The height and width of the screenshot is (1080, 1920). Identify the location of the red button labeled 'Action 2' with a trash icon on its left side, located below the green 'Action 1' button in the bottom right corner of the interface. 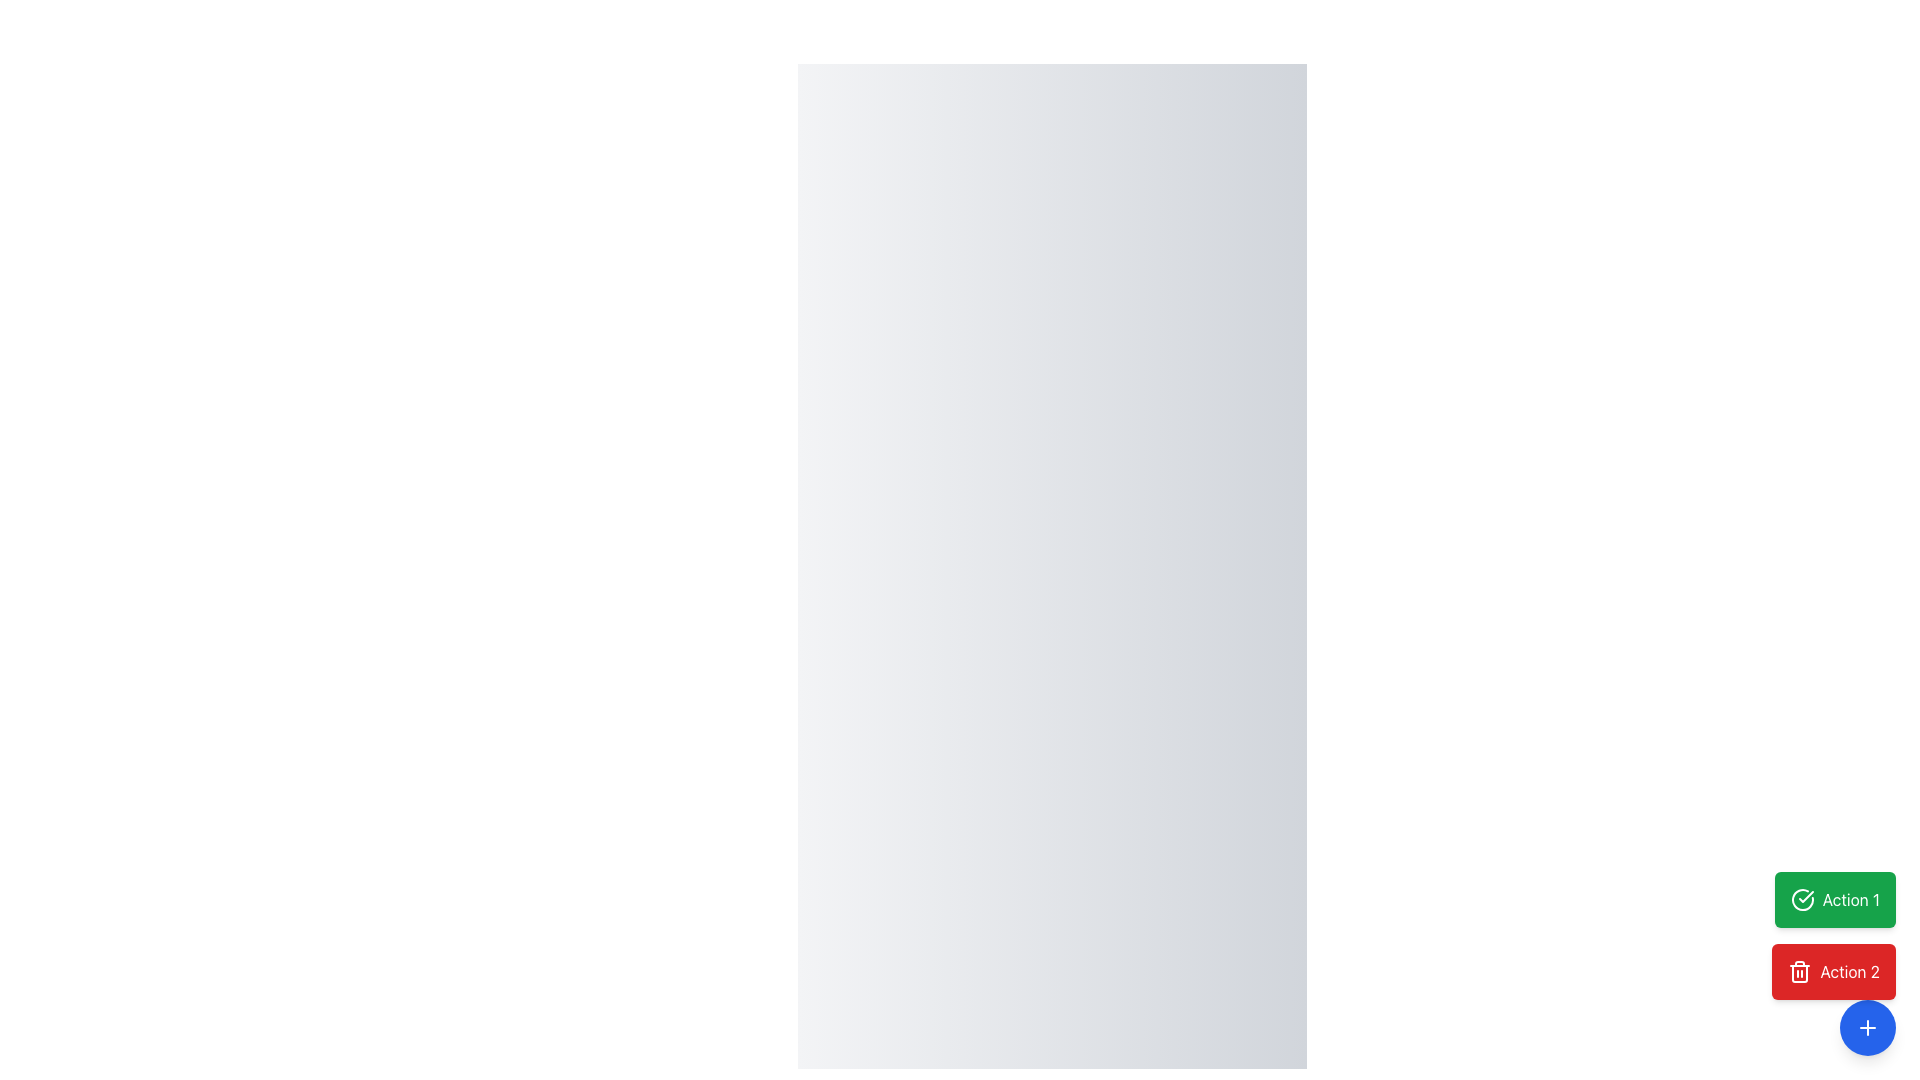
(1833, 971).